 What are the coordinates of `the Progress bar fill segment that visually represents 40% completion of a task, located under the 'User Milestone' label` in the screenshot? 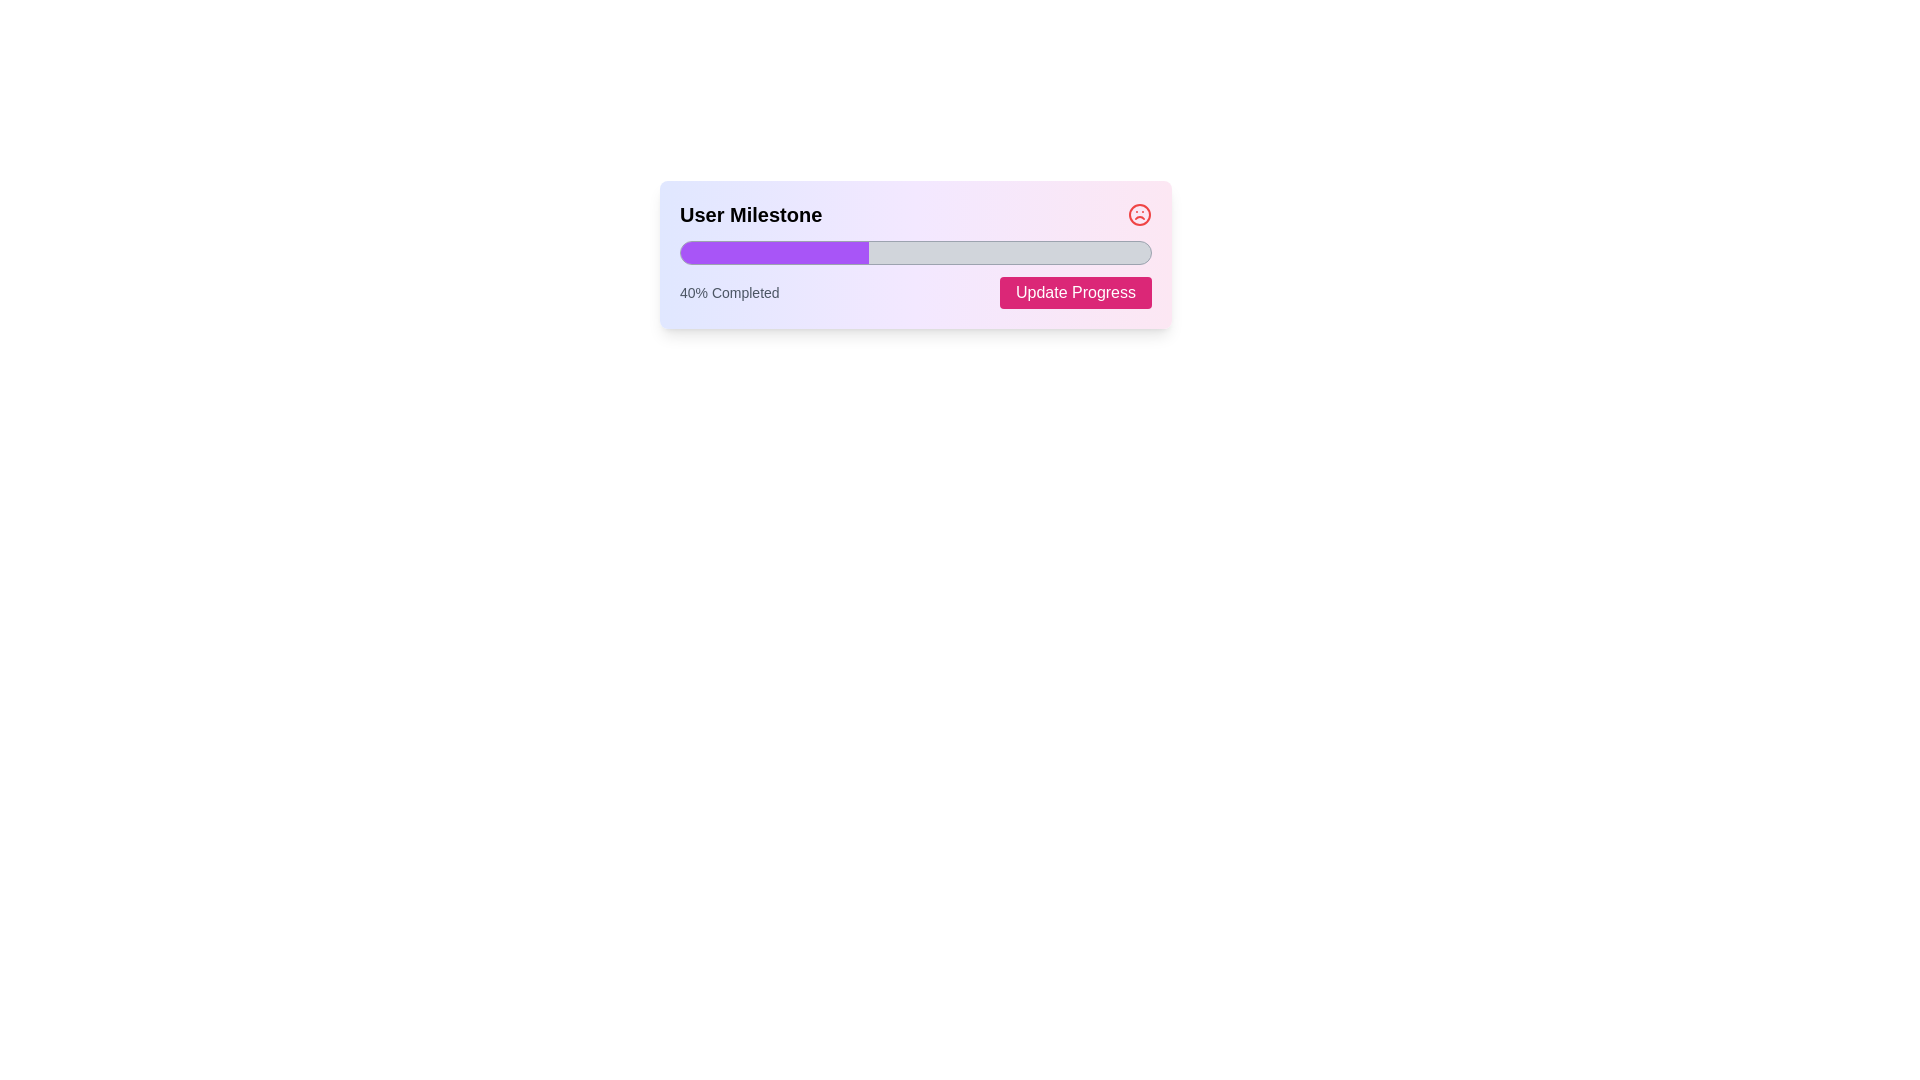 It's located at (773, 252).